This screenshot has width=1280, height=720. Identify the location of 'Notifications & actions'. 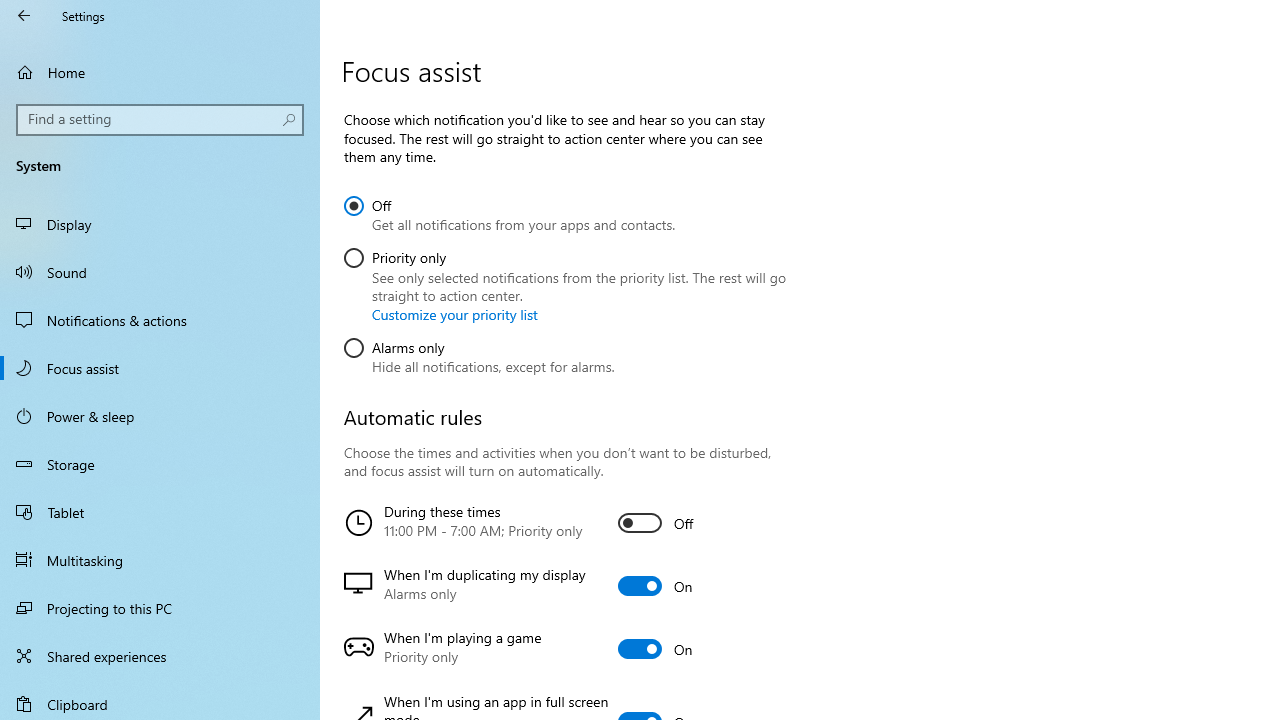
(160, 319).